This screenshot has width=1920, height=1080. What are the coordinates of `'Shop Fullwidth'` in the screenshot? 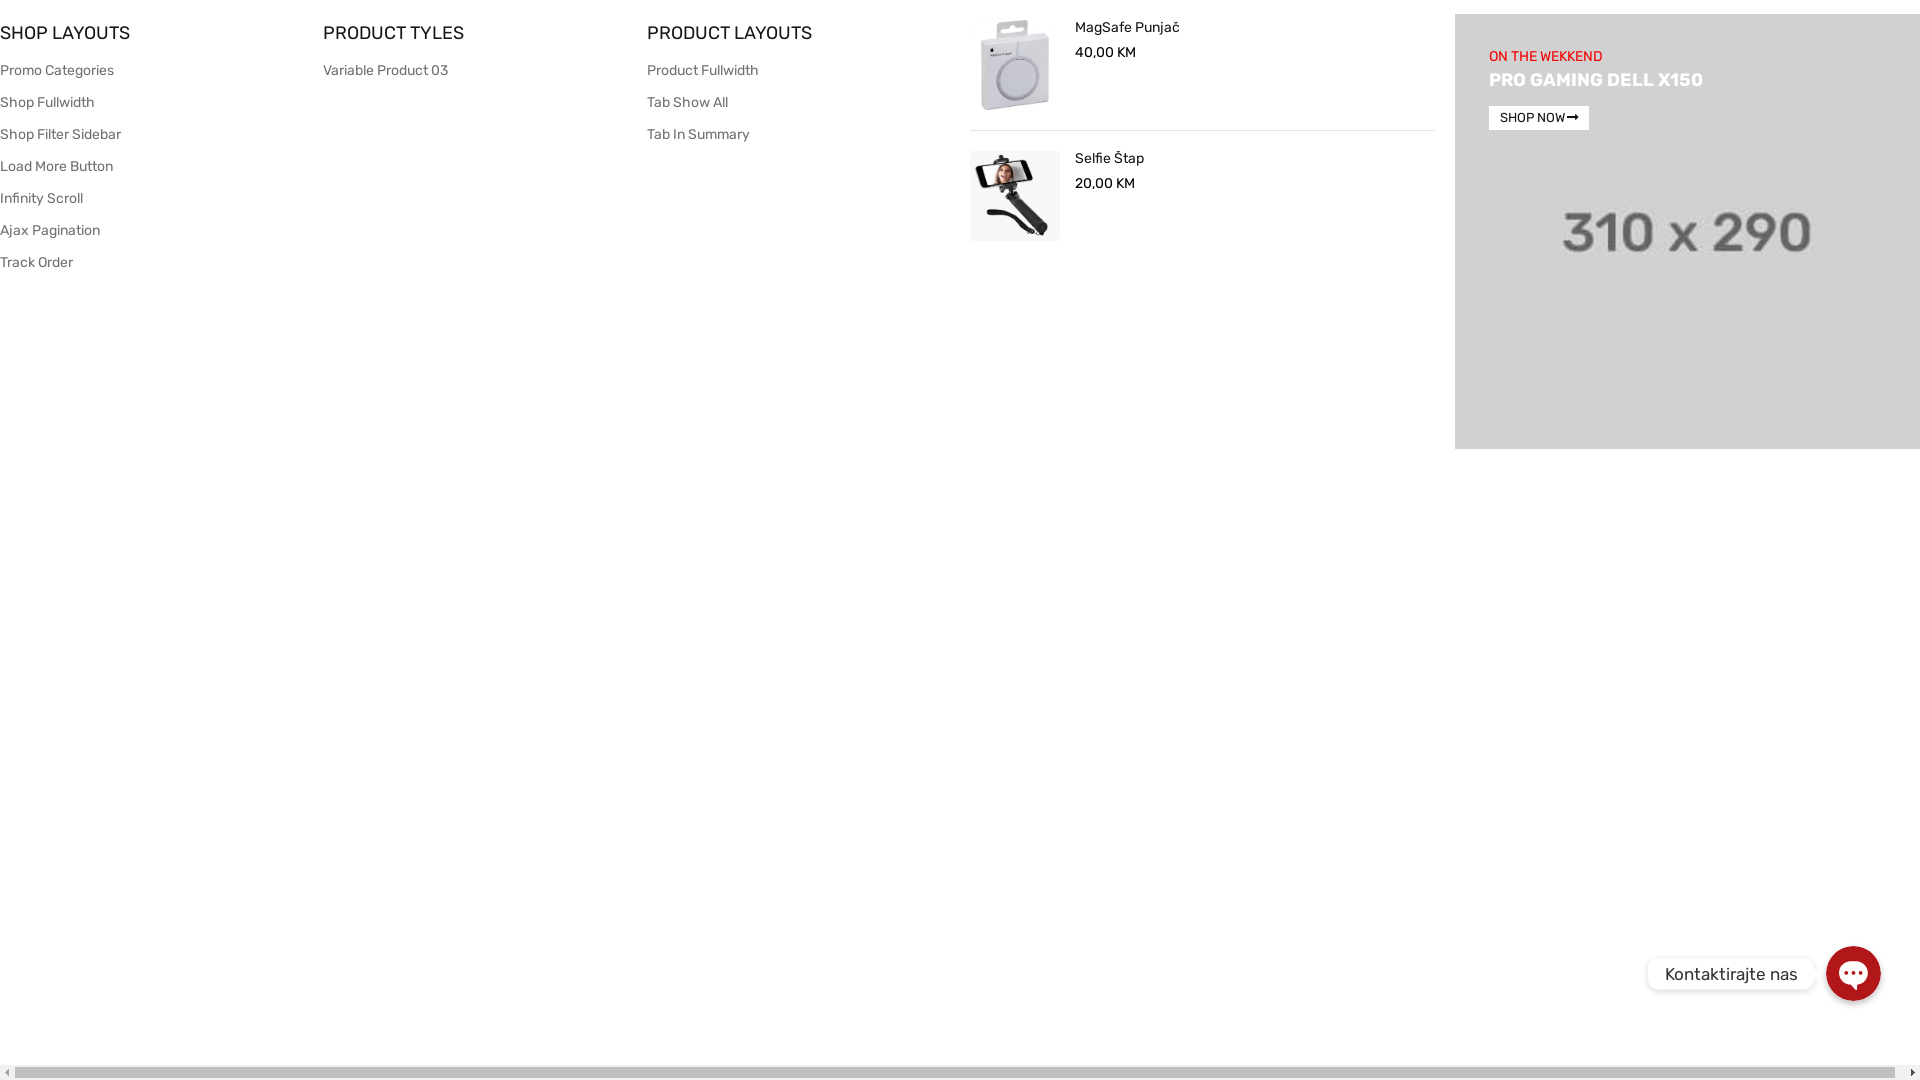 It's located at (0, 102).